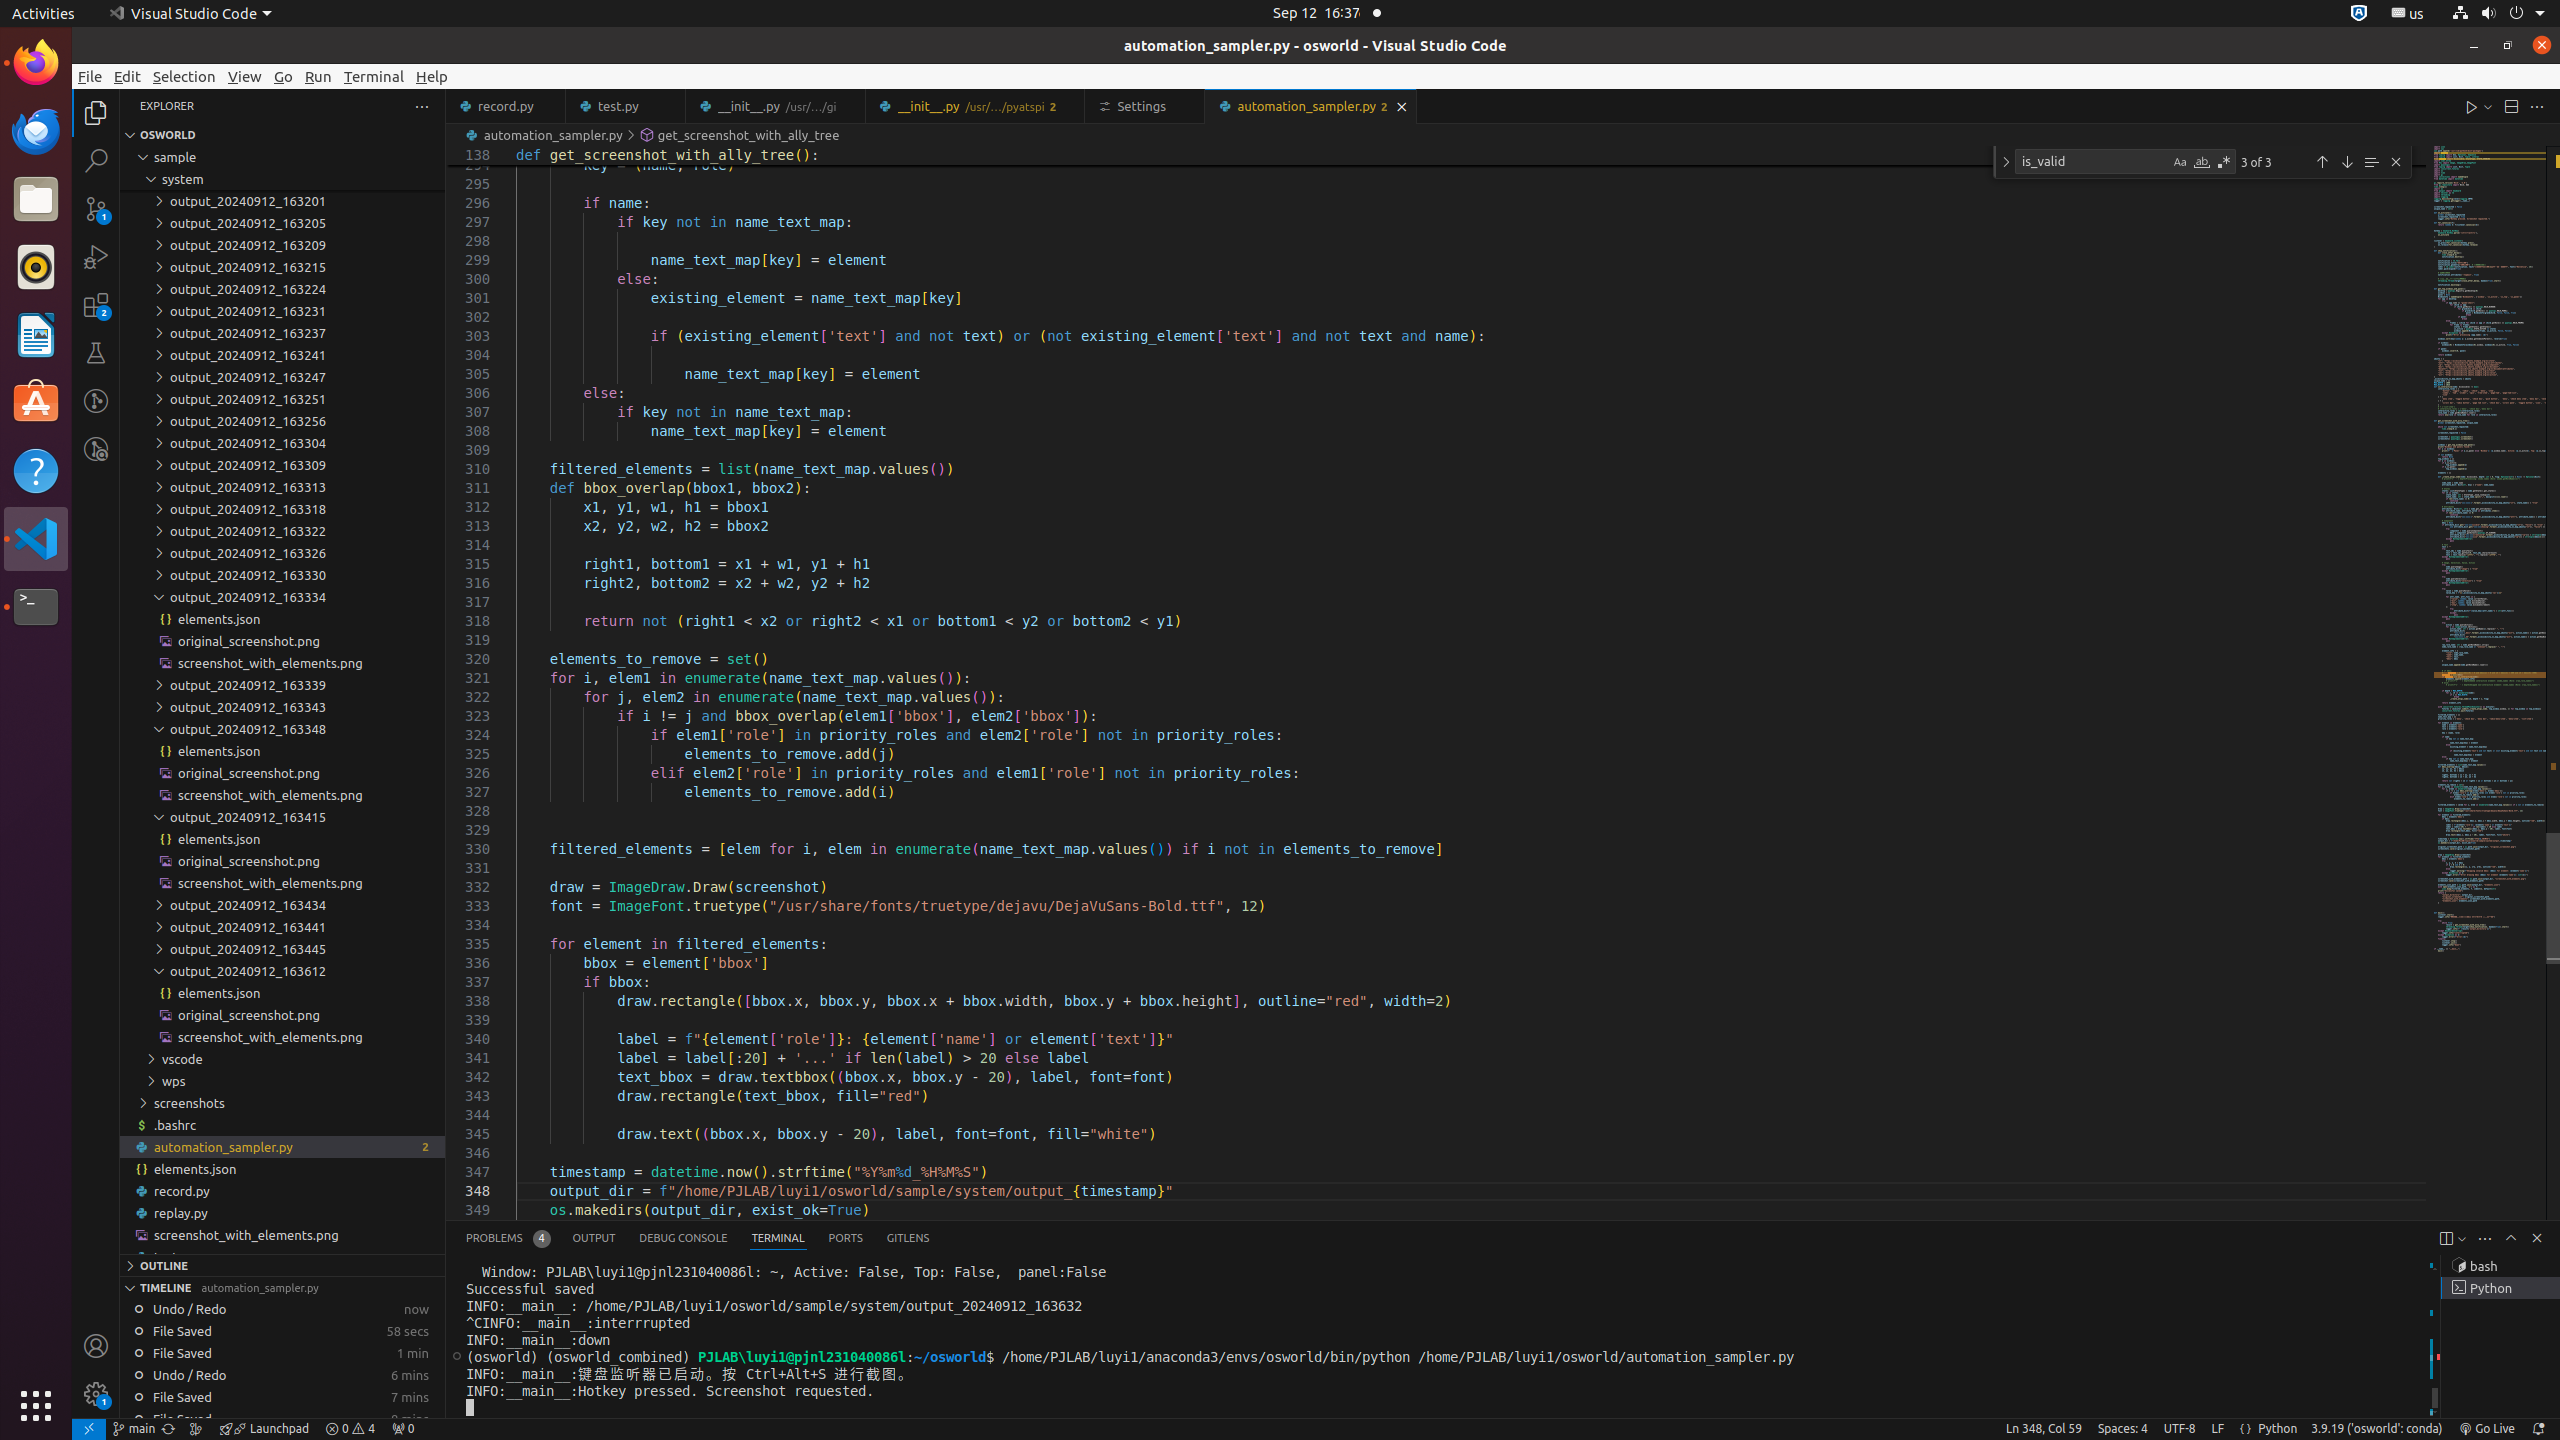  I want to click on 'Explorer Section: osworld', so click(281, 134).